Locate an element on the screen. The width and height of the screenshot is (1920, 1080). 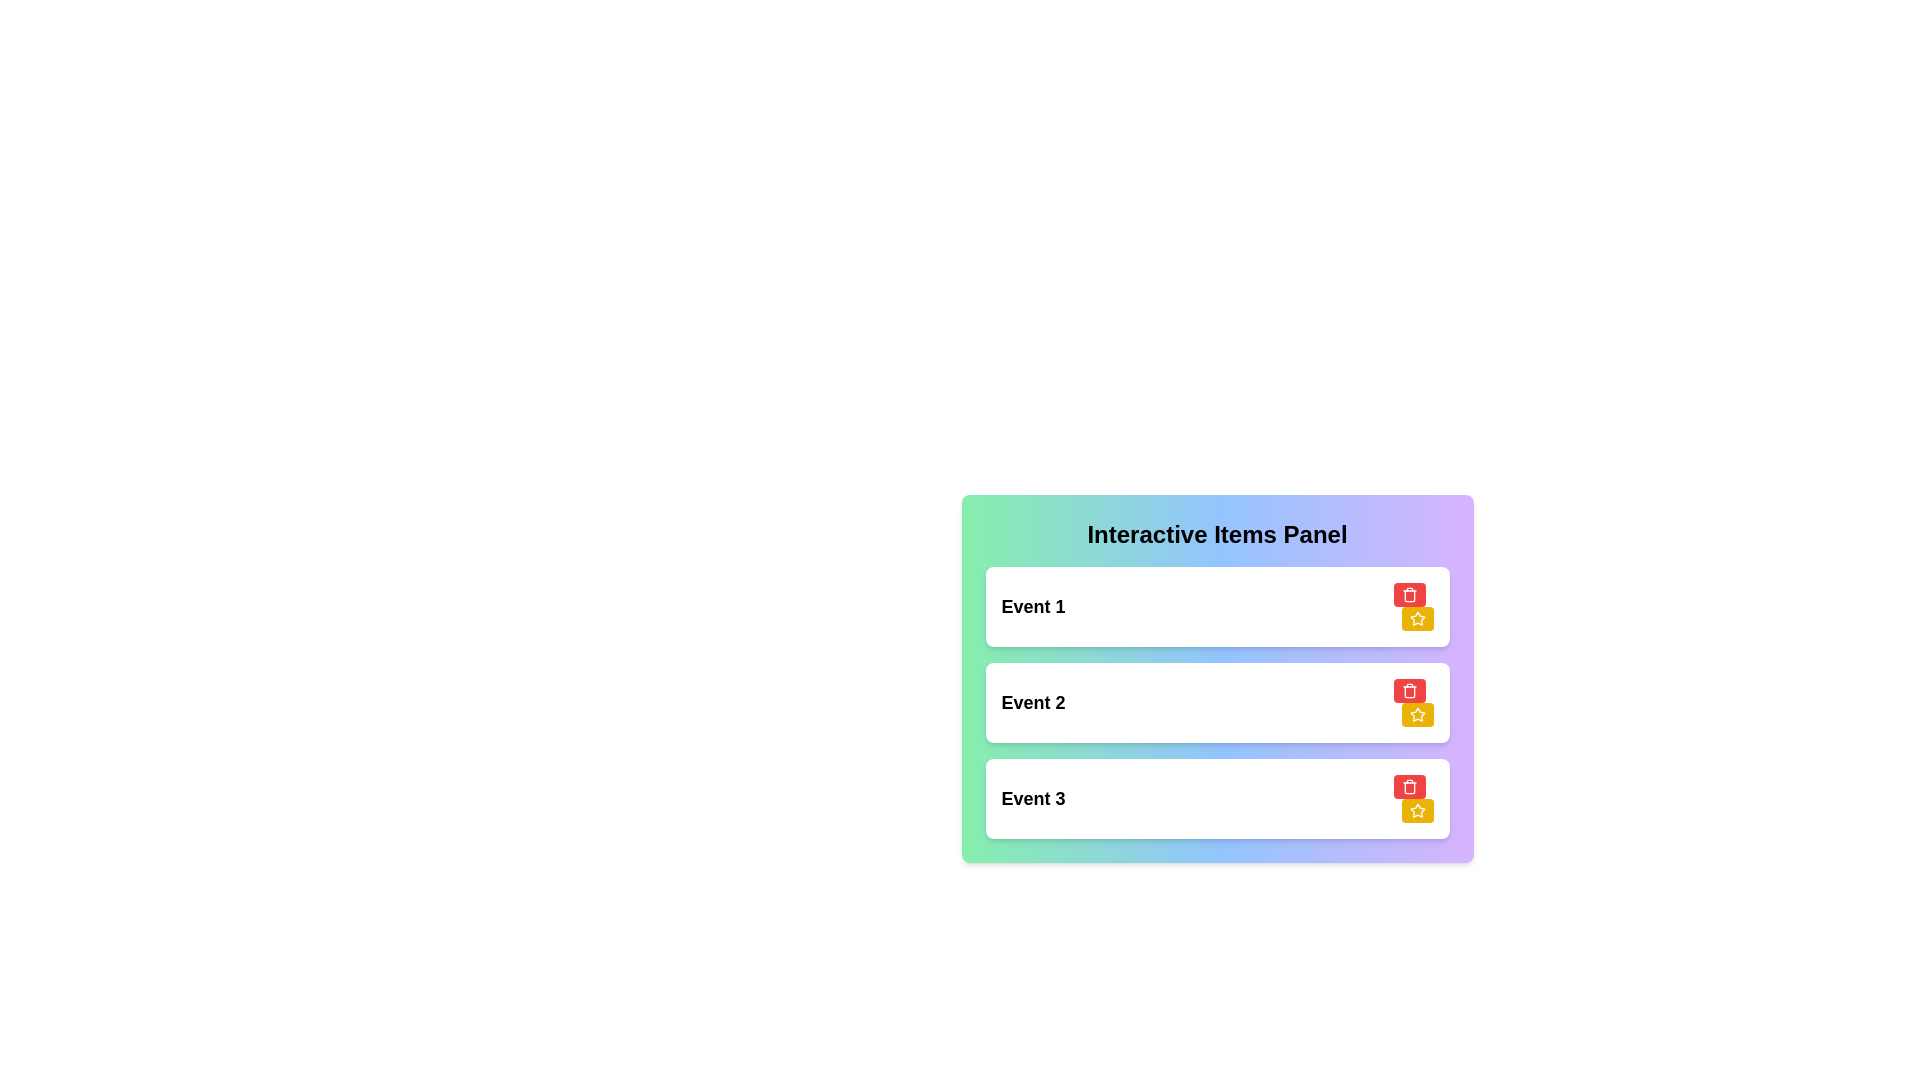
the star icon button located at the bottom right corner of the item row labeled 'Event 3' to favorite the event is located at coordinates (1416, 617).